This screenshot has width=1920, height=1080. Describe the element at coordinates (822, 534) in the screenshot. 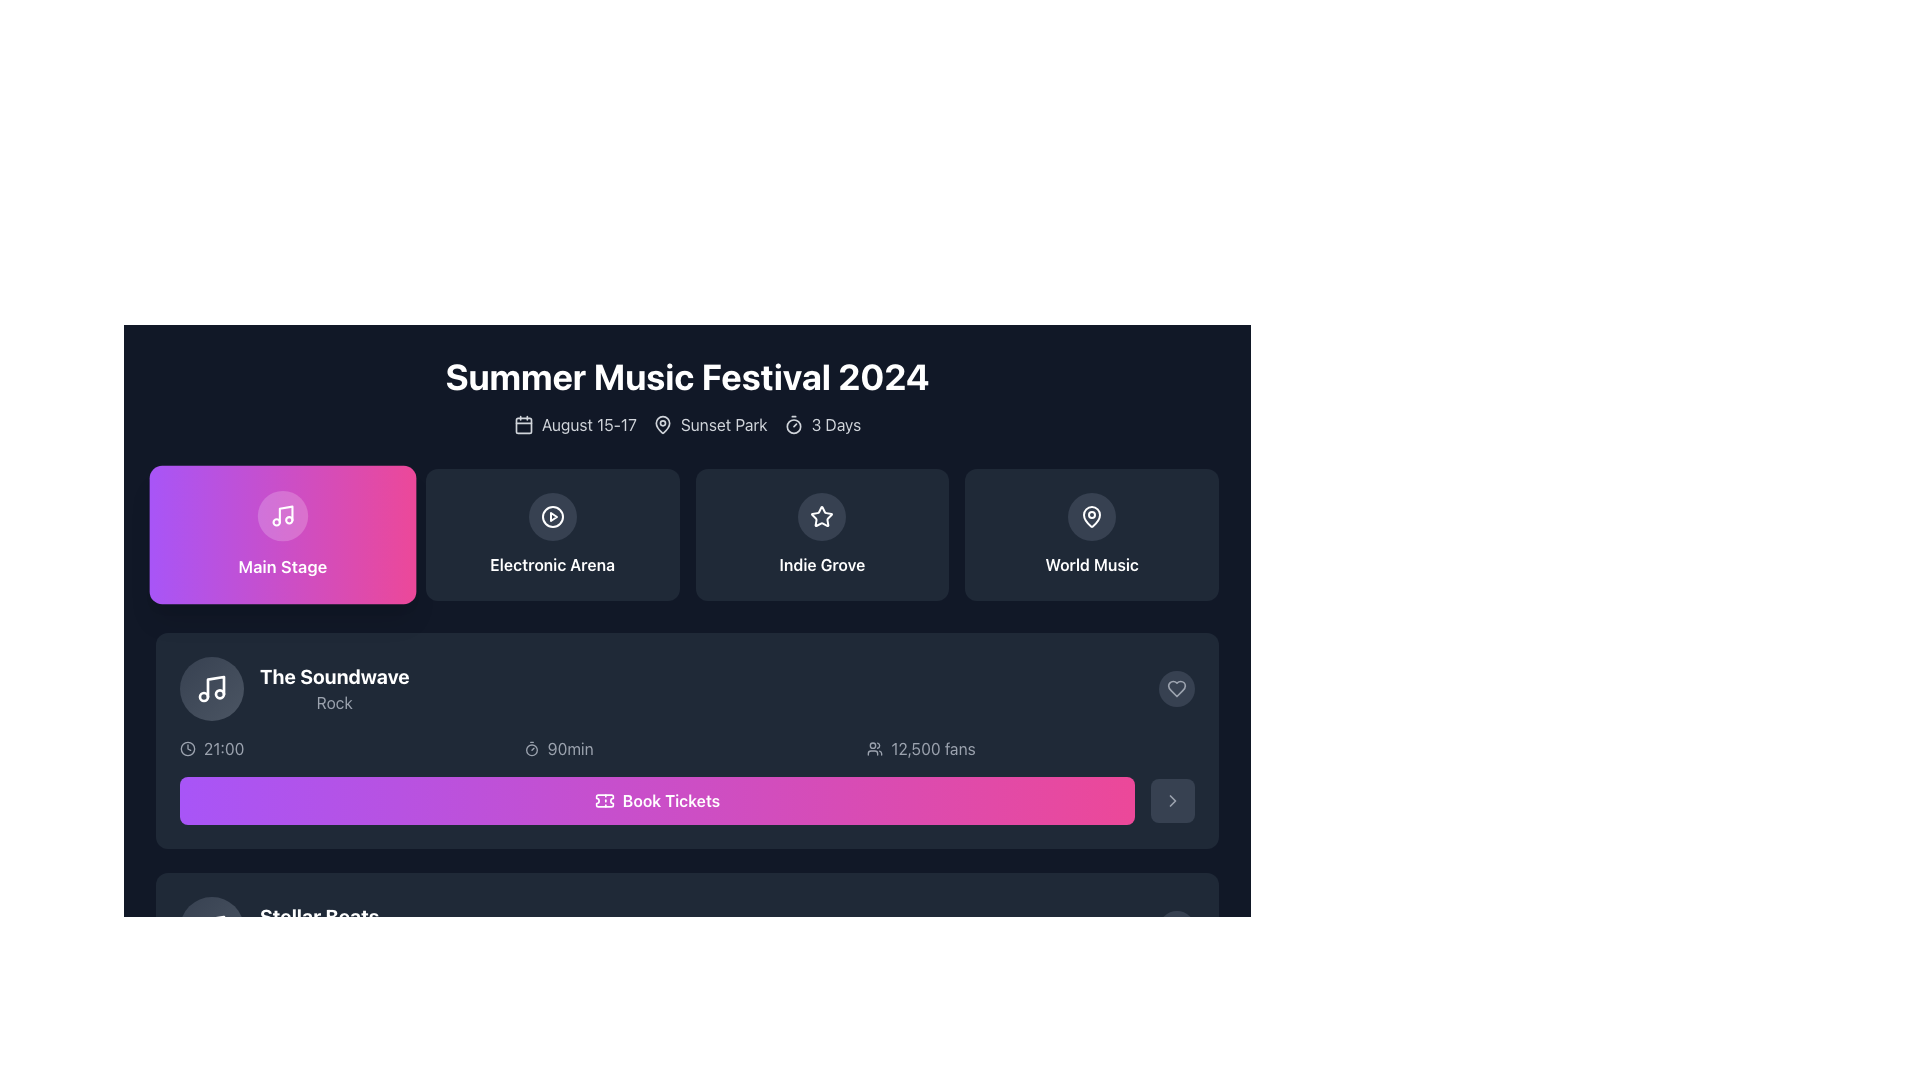

I see `the 'Indie Grove' category selector` at that location.